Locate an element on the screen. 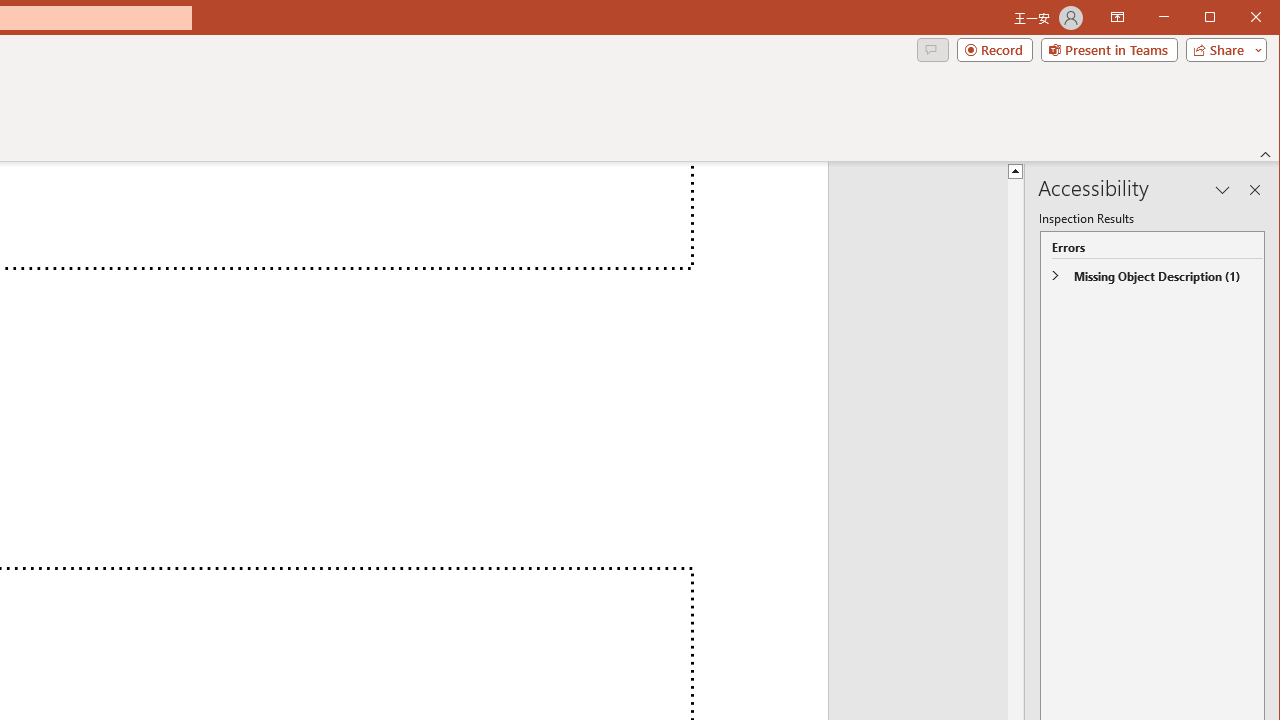 The height and width of the screenshot is (720, 1280). 'Maximize' is located at coordinates (1238, 19).